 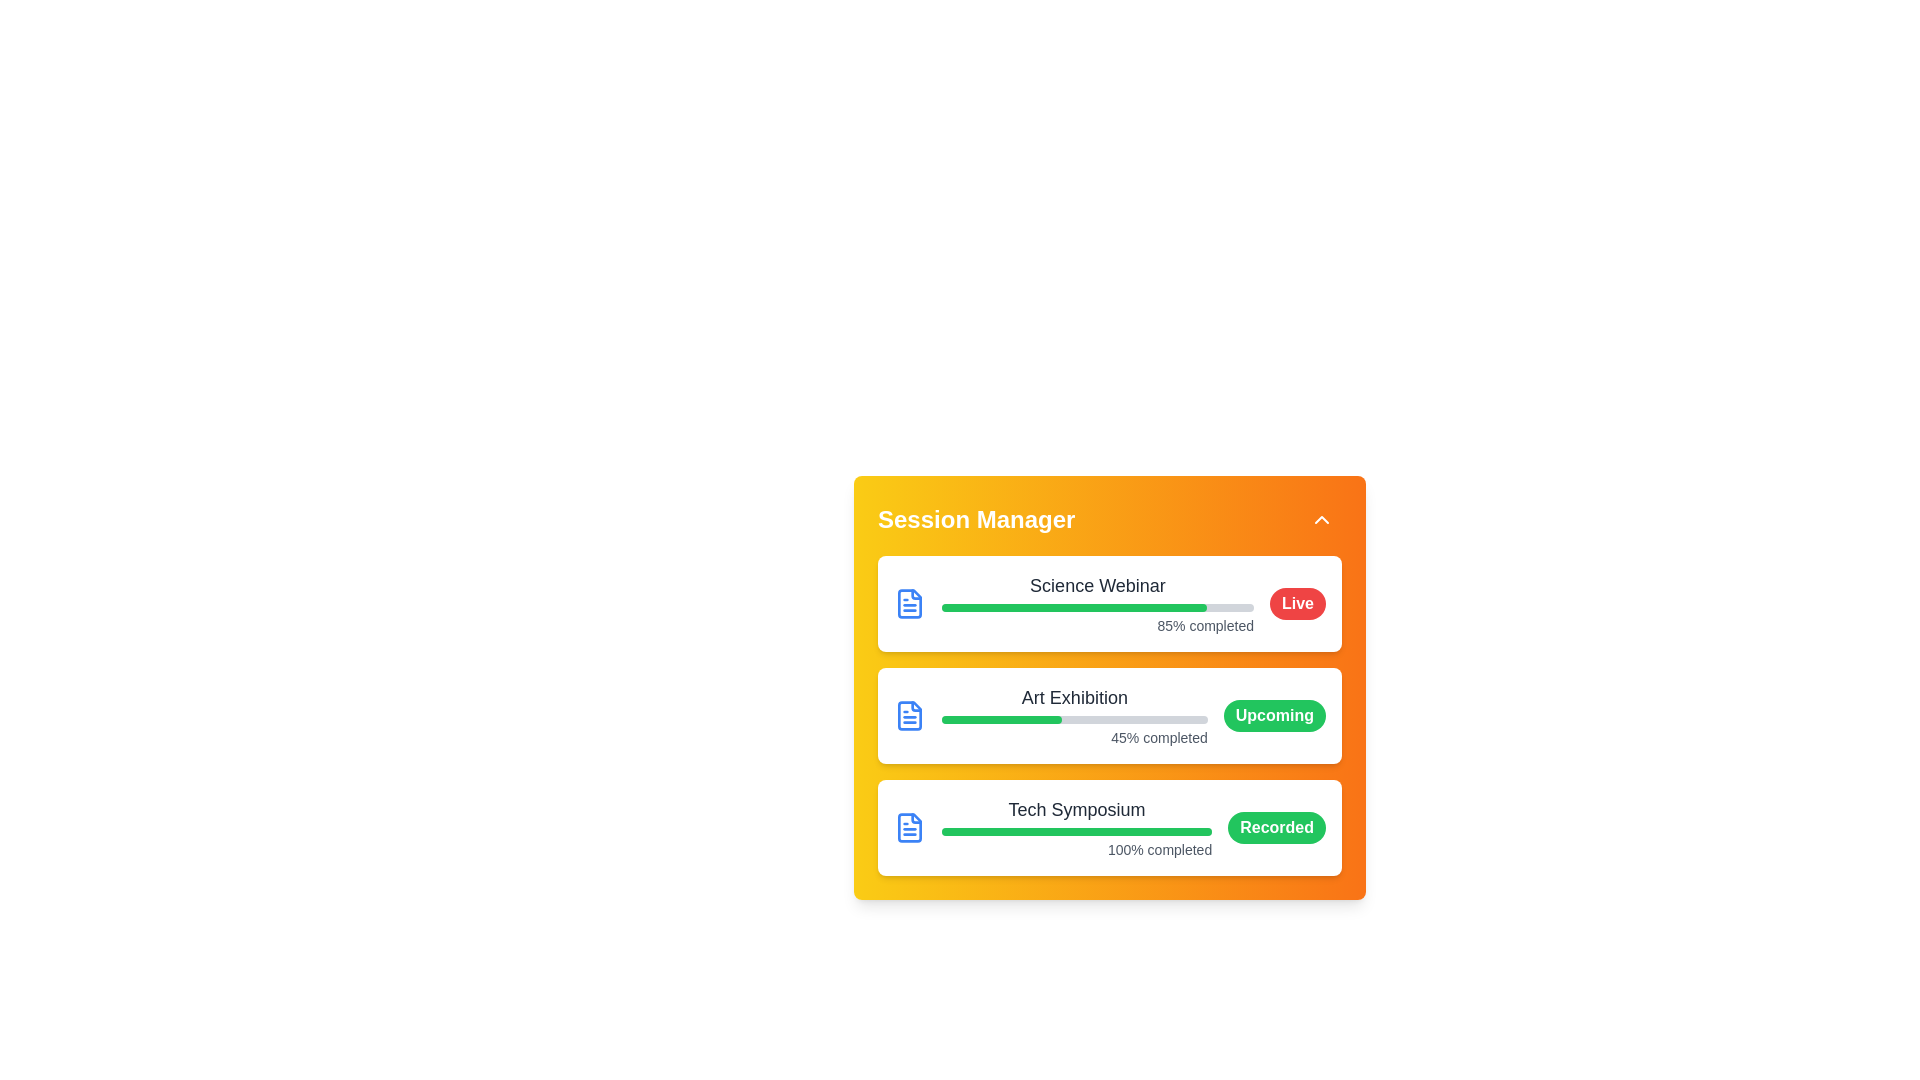 I want to click on the blue document icon with horizontal lines, located to the left of the 'Art Exhibition' text label, so click(x=909, y=715).